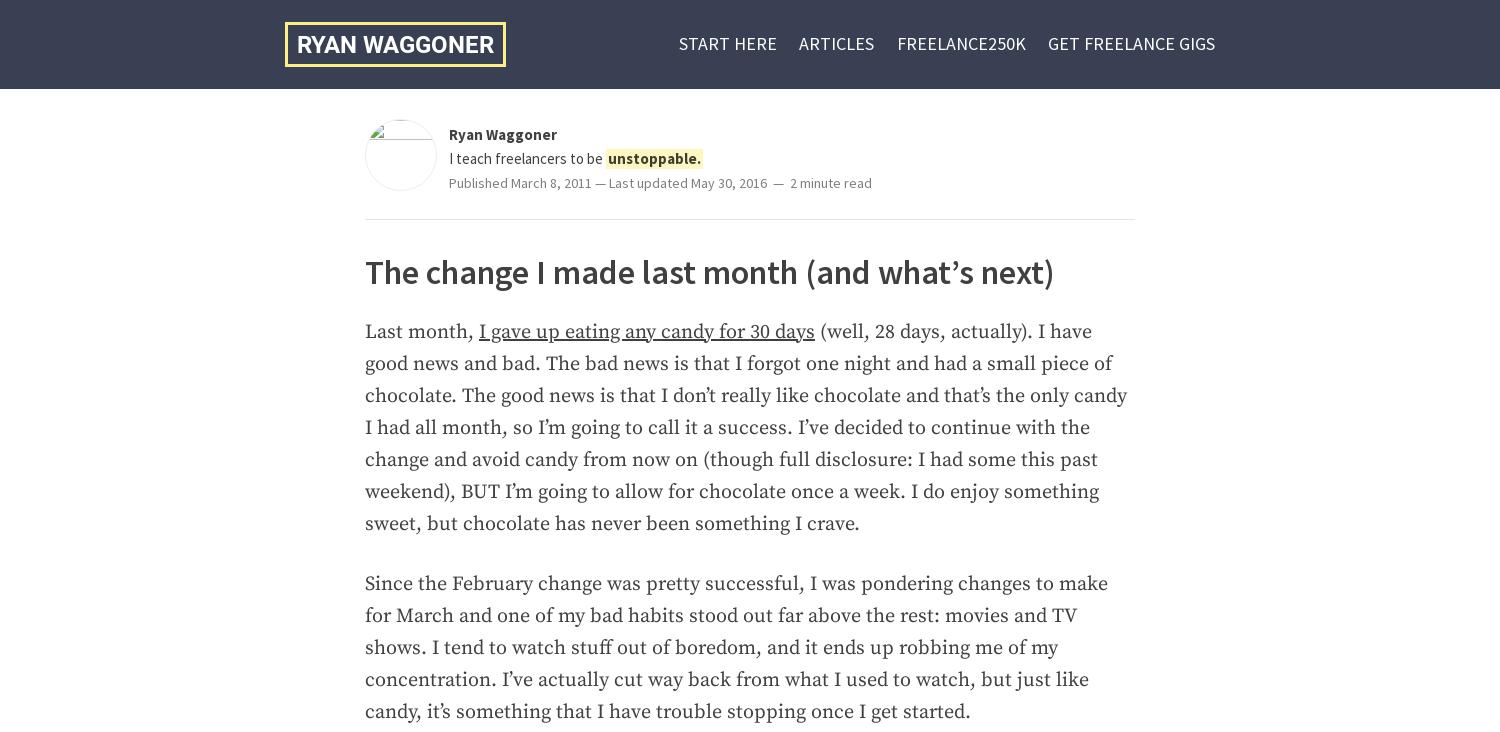 This screenshot has width=1500, height=732. What do you see at coordinates (734, 647) in the screenshot?
I see `'Since the February change was pretty successful, I was pondering changes to make for March and one of my bad habits stood out far above the rest: movies and TV shows. I tend to watch stuff out of boredom, and it ends up robbing me of my concentration. I’ve actually cut way back from what I used to watch, but just like candy, it’s something that I have trouble stopping once I get started.'` at bounding box center [734, 647].